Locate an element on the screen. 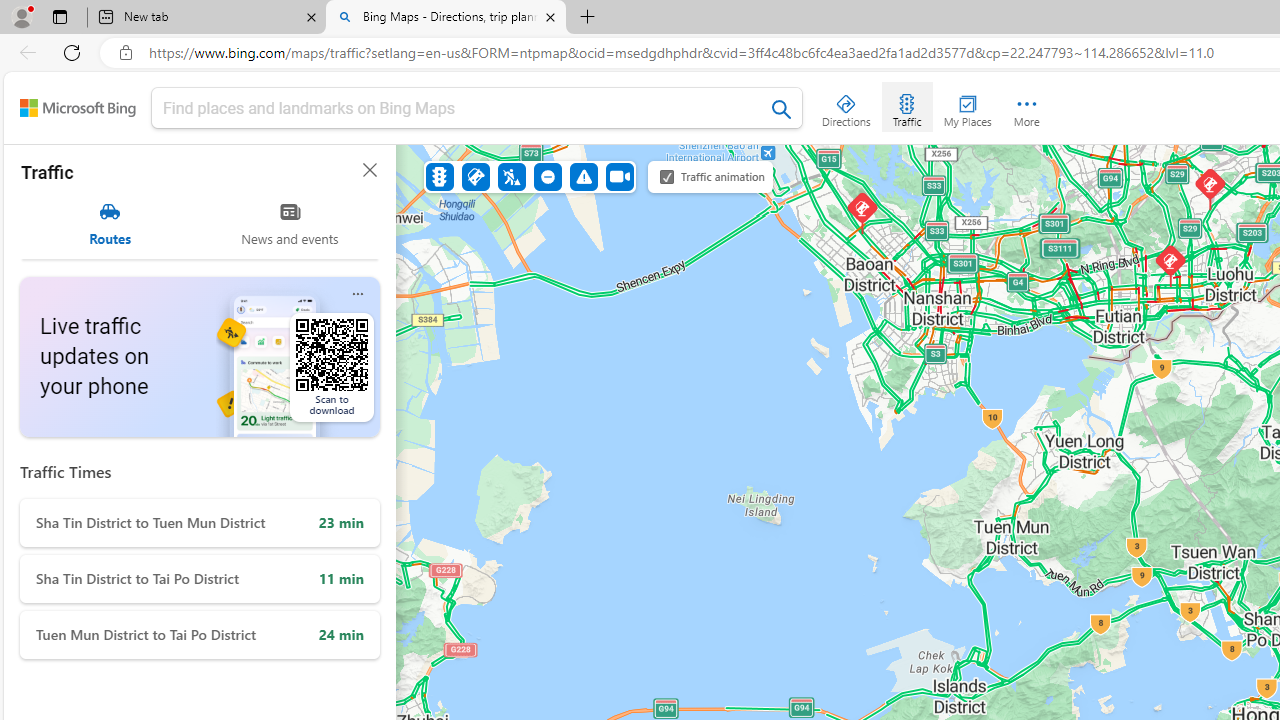  'My Places' is located at coordinates (967, 106).